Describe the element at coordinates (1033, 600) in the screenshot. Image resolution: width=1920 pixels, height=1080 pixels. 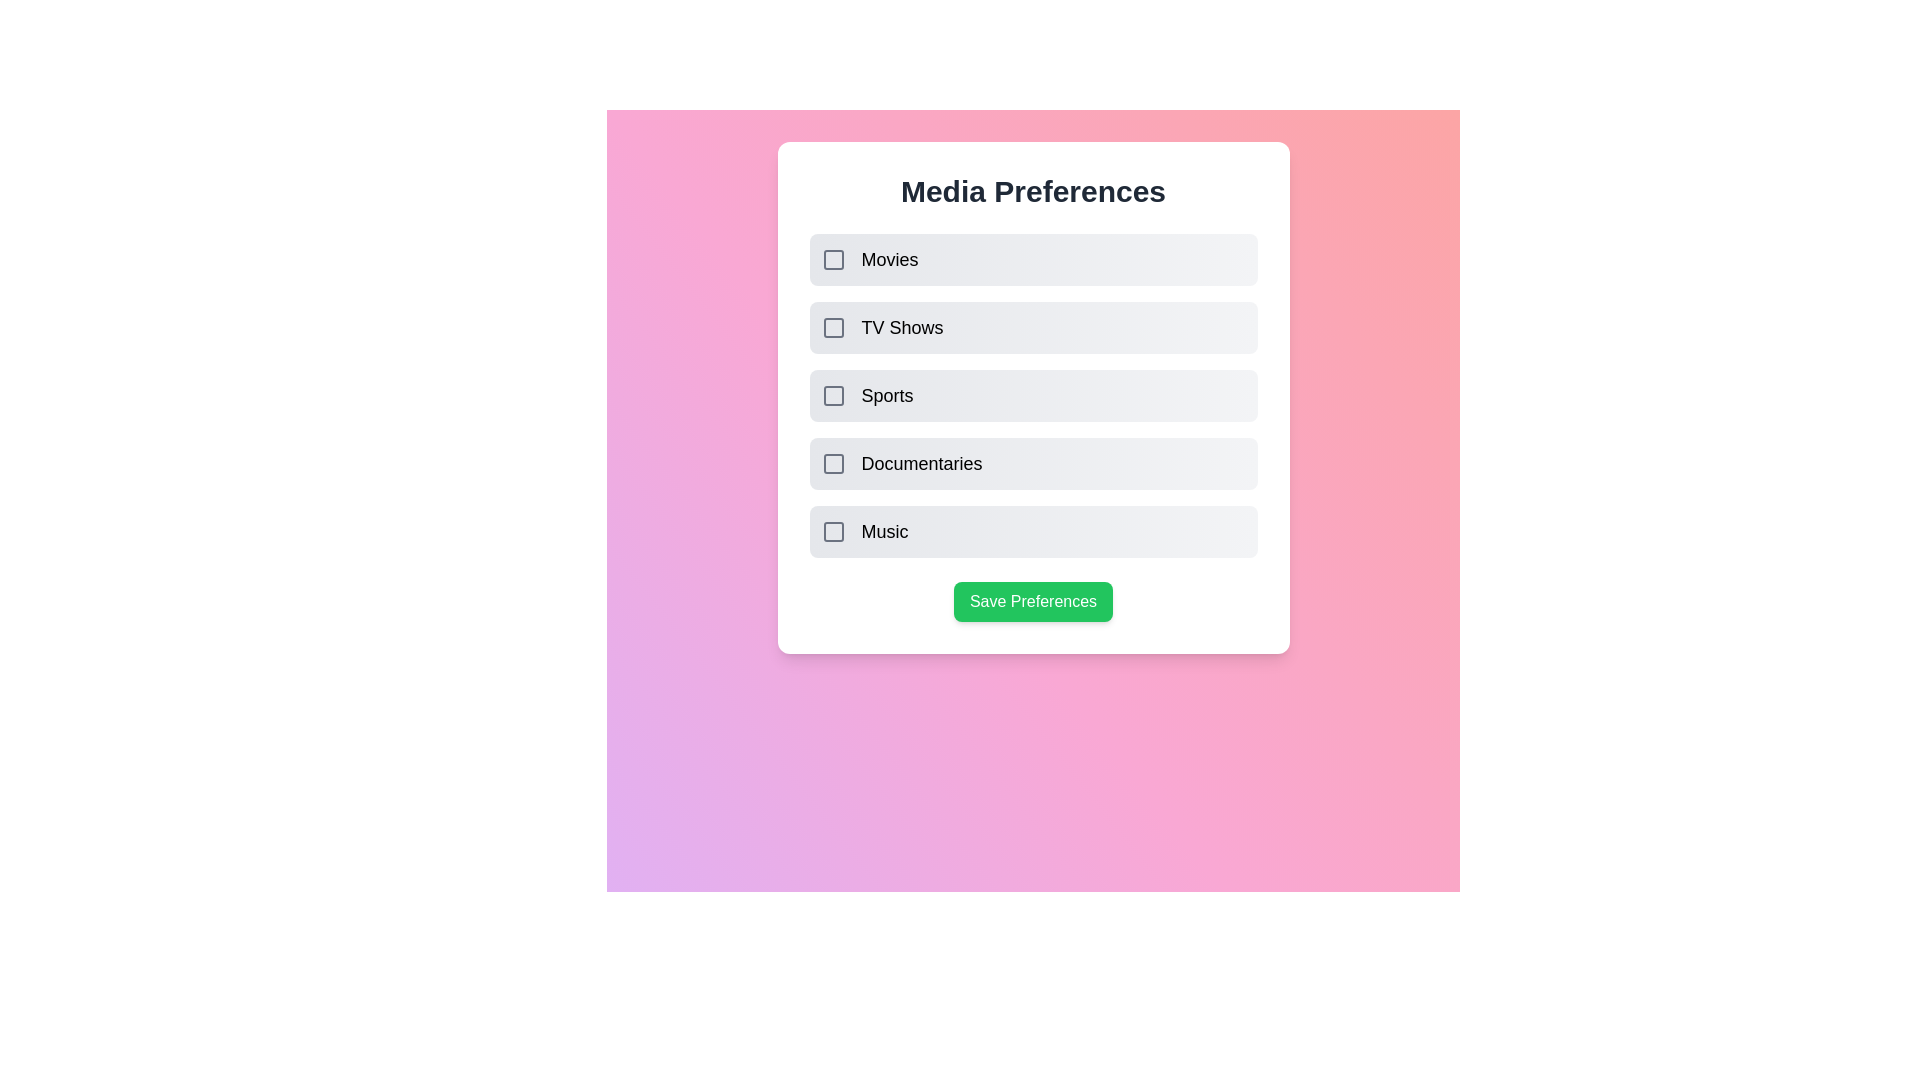
I see `'Save Preferences' button to save the user's media preferences` at that location.